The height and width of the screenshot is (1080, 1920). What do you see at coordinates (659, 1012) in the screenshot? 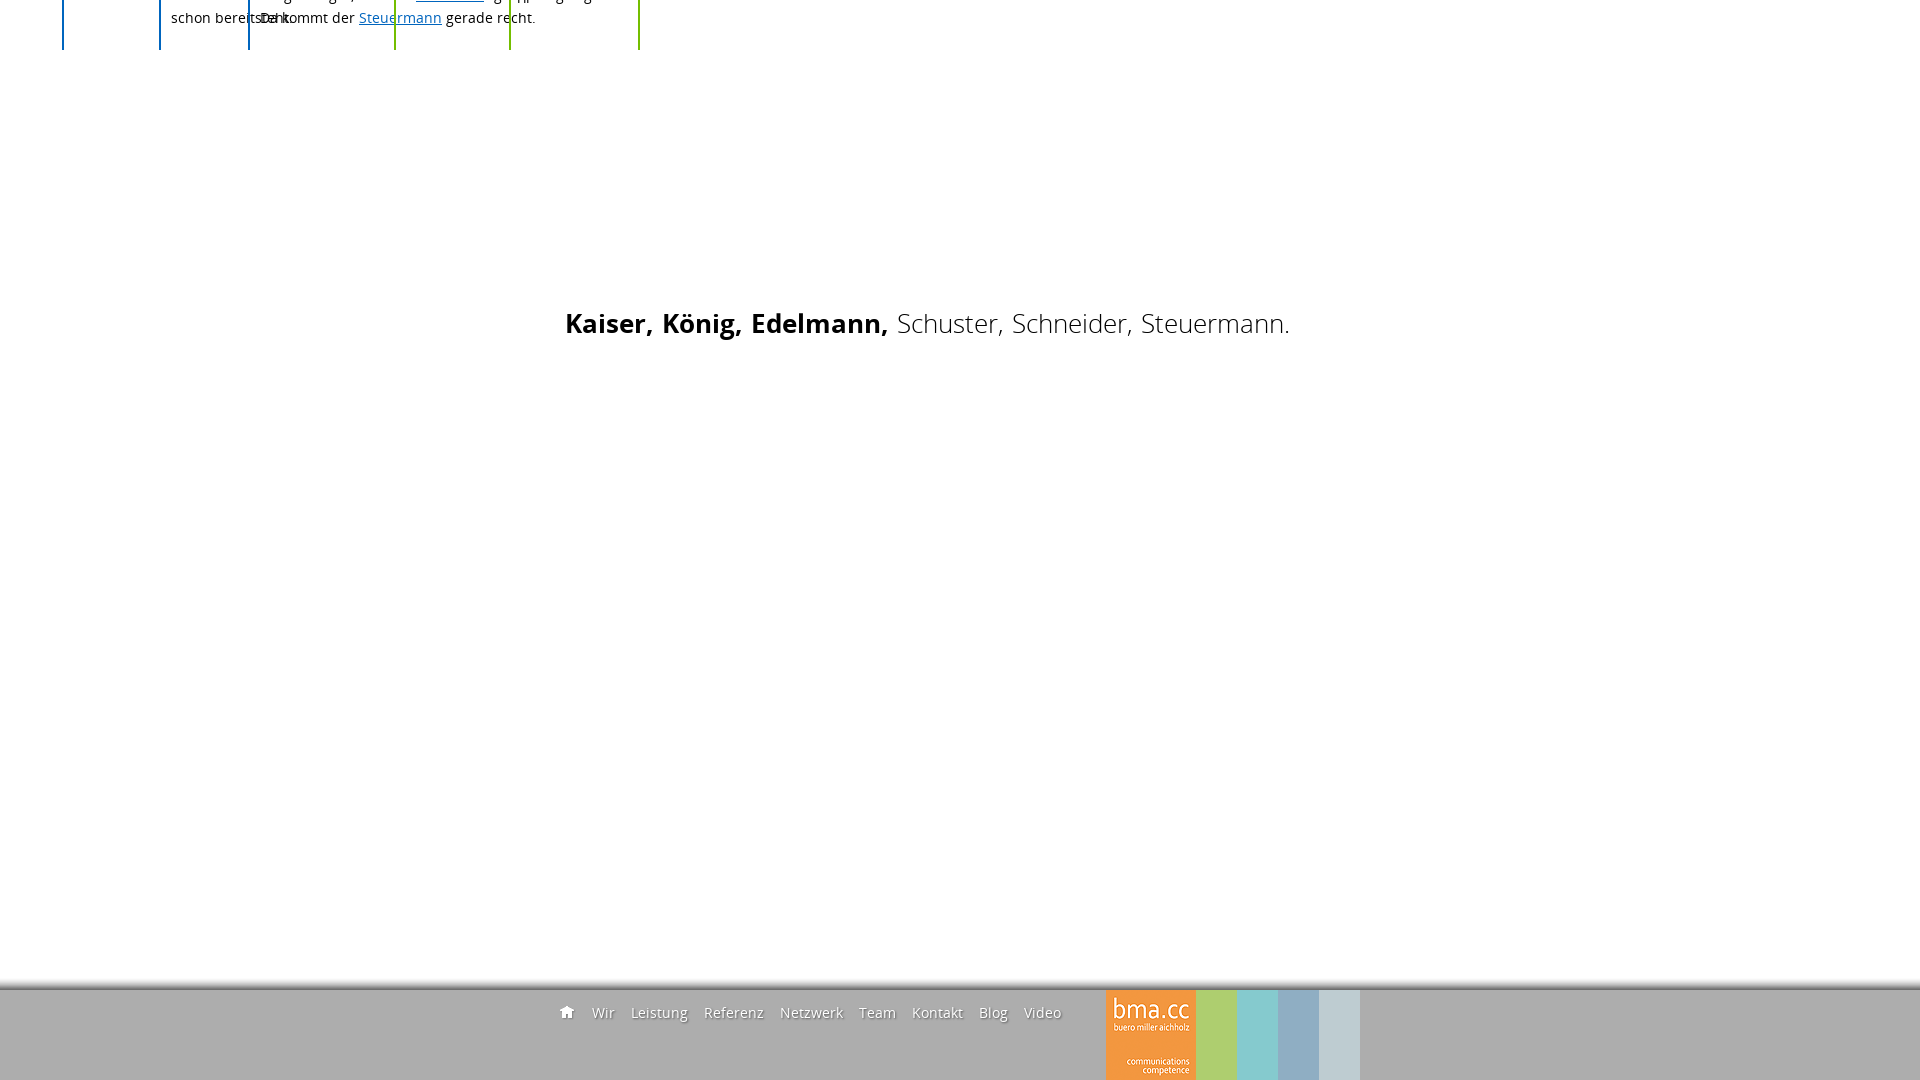
I see `'Leistung'` at bounding box center [659, 1012].